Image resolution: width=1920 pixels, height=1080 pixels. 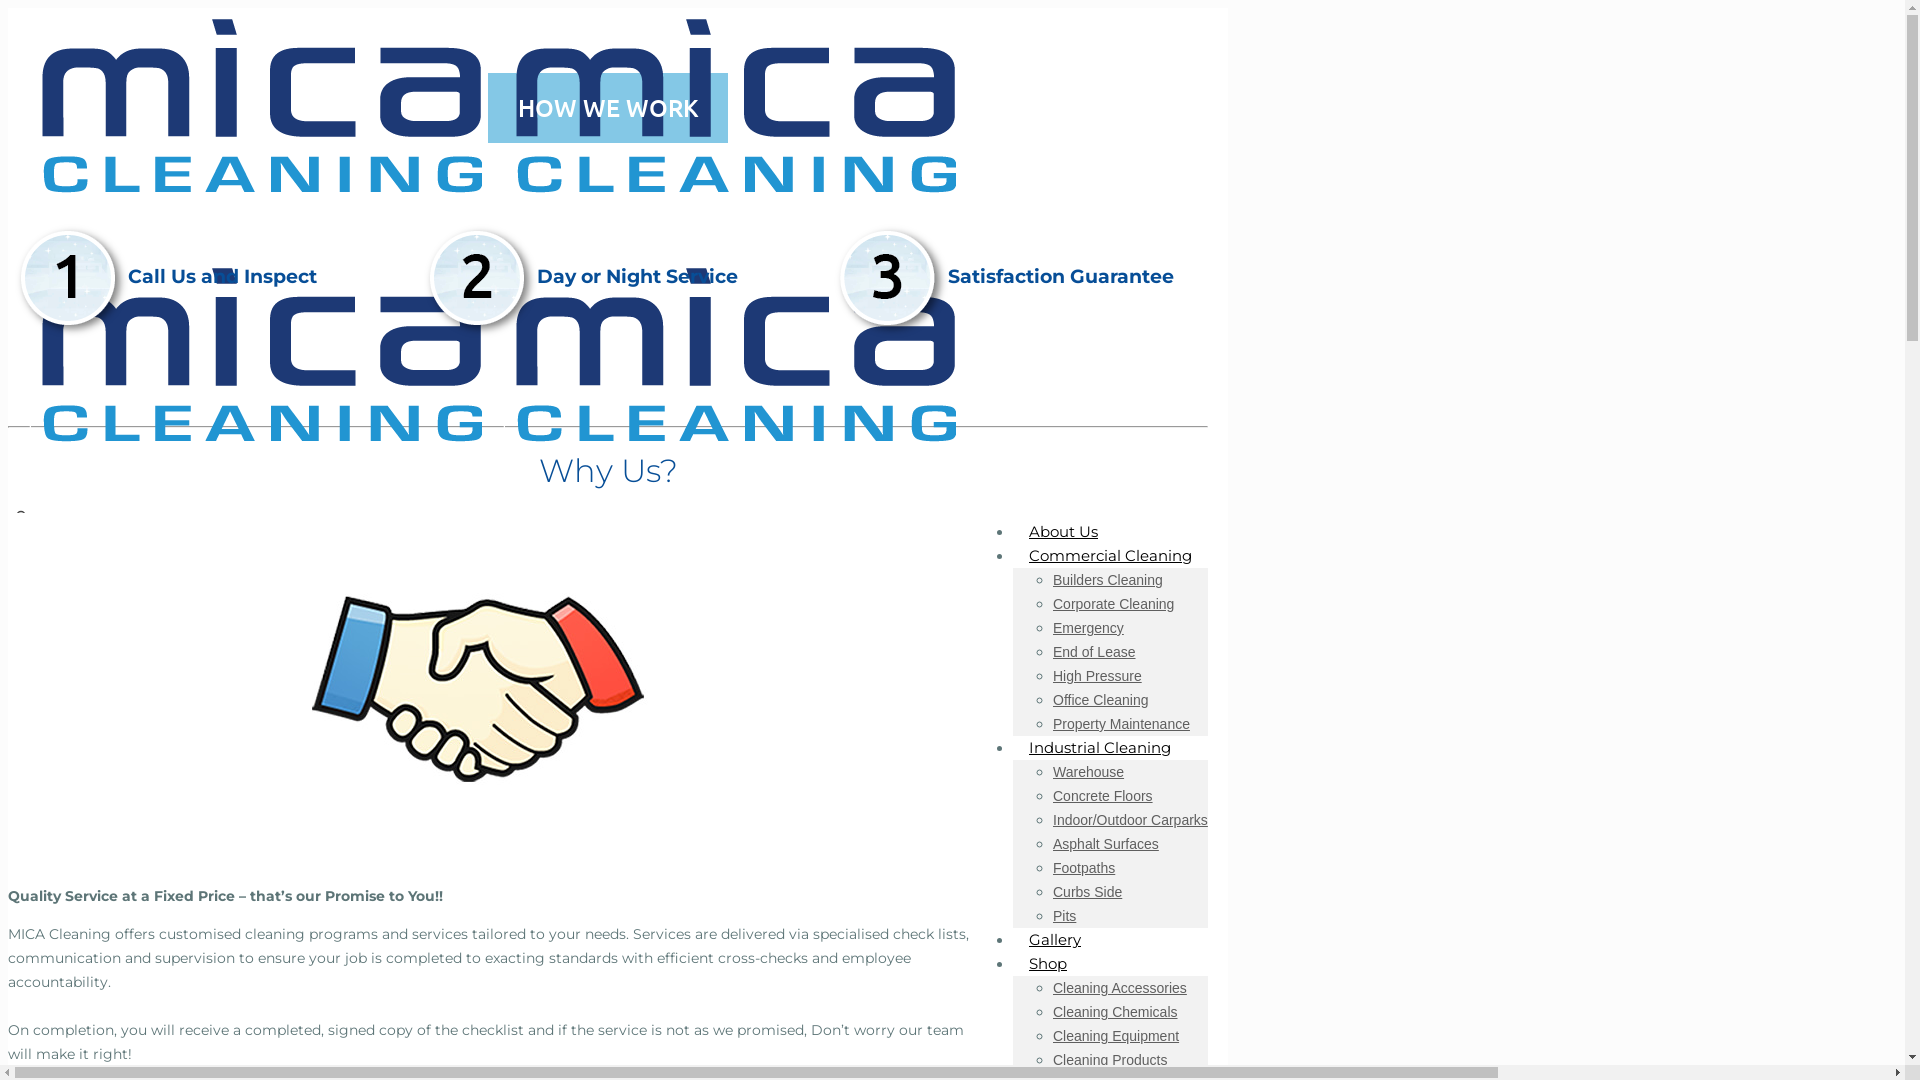 I want to click on 'Property Maintenance', so click(x=1121, y=724).